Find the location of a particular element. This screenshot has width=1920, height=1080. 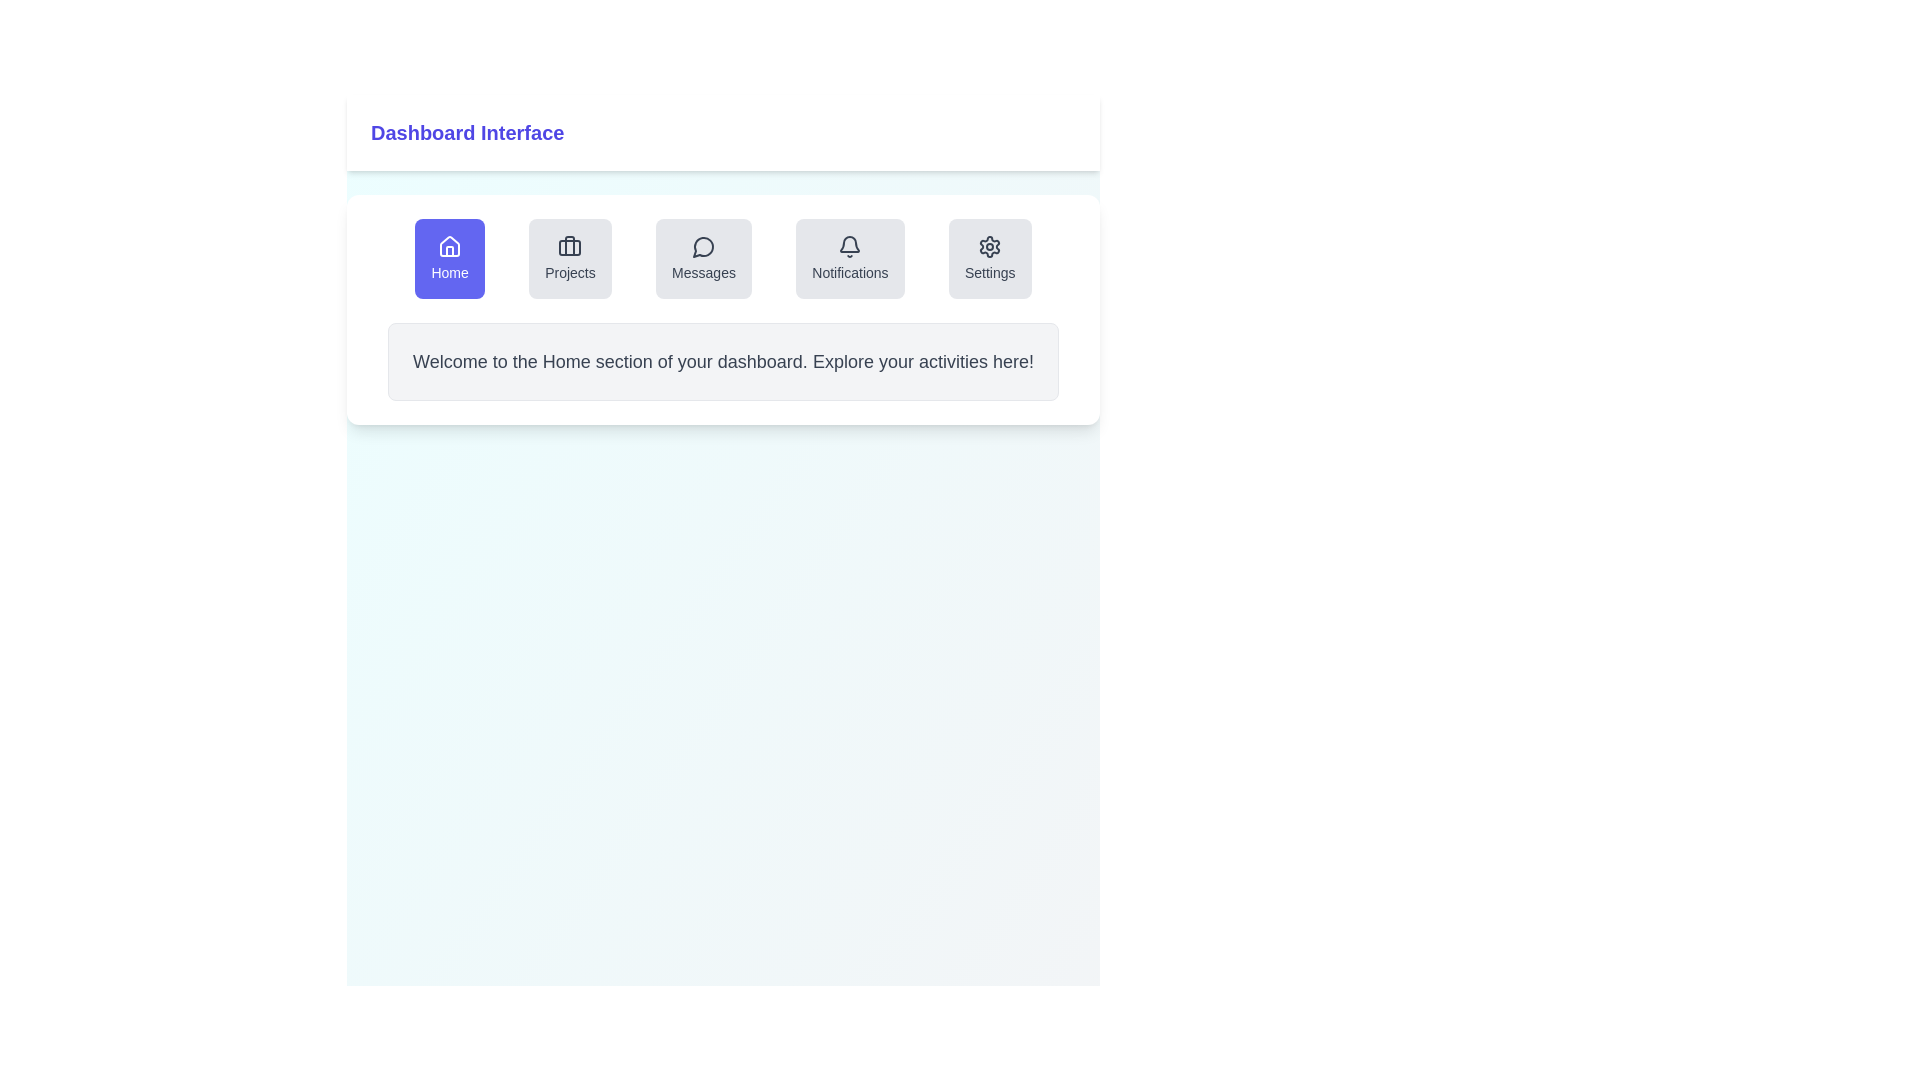

text label that says 'Messages', which is styled in a standard sans-serif font and is part of a button located in the third position from the left among five buttons is located at coordinates (704, 273).